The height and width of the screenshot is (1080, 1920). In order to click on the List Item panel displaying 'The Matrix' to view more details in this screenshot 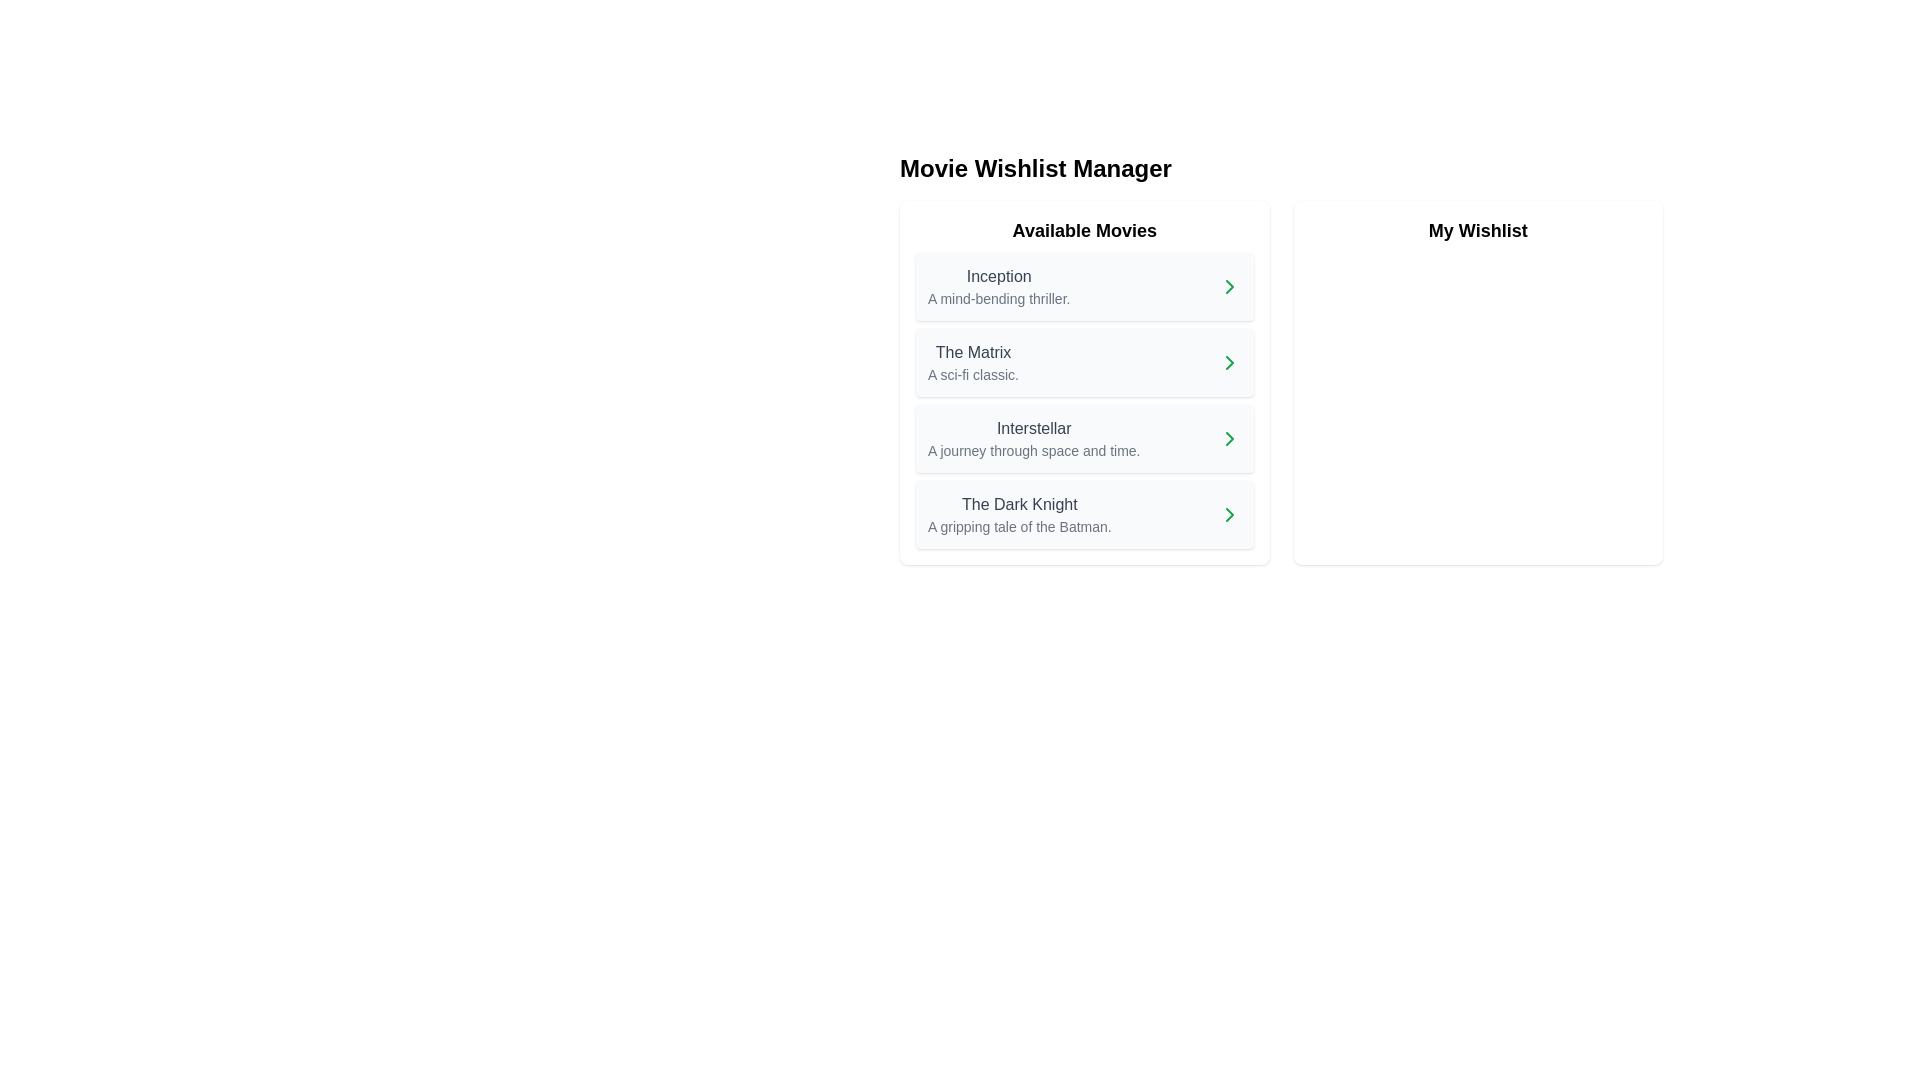, I will do `click(1083, 362)`.